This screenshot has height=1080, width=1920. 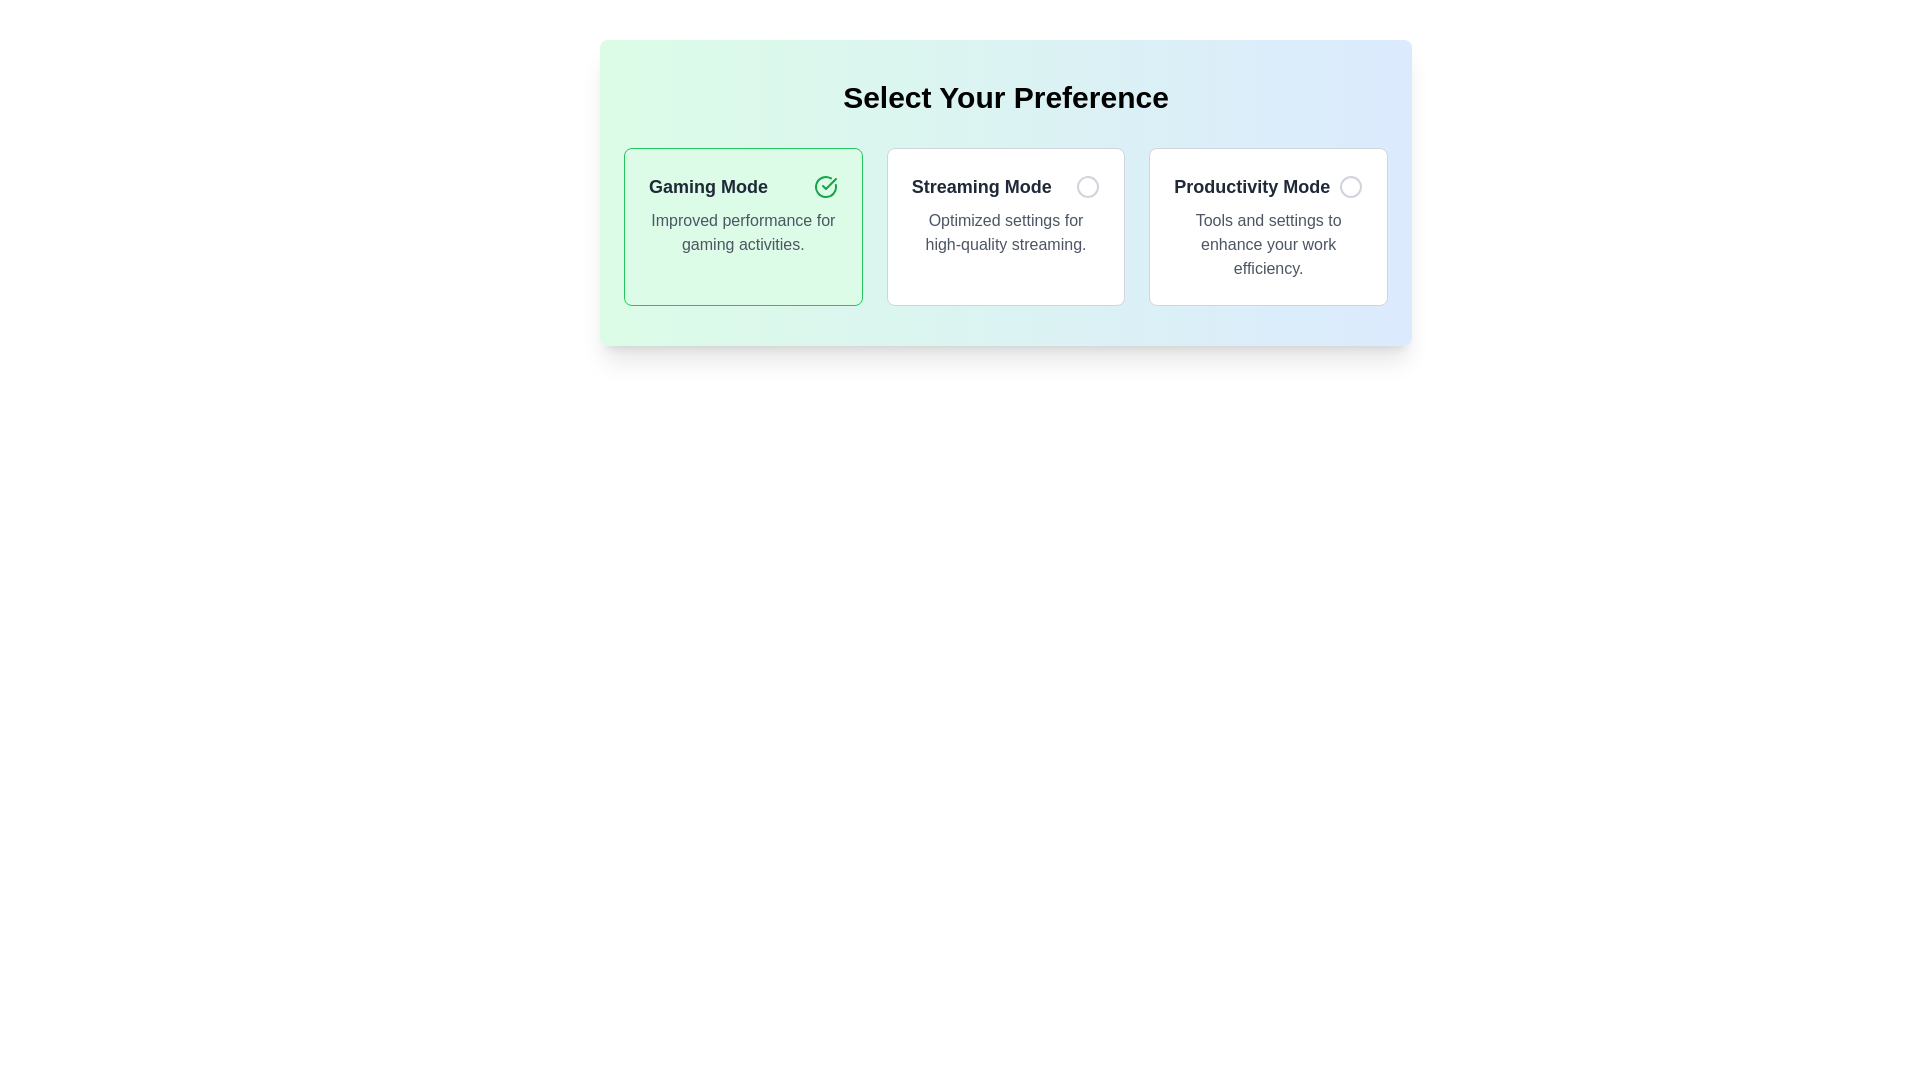 I want to click on the 'Gaming Mode' icon, which indicates that the option is currently selected, so click(x=825, y=186).